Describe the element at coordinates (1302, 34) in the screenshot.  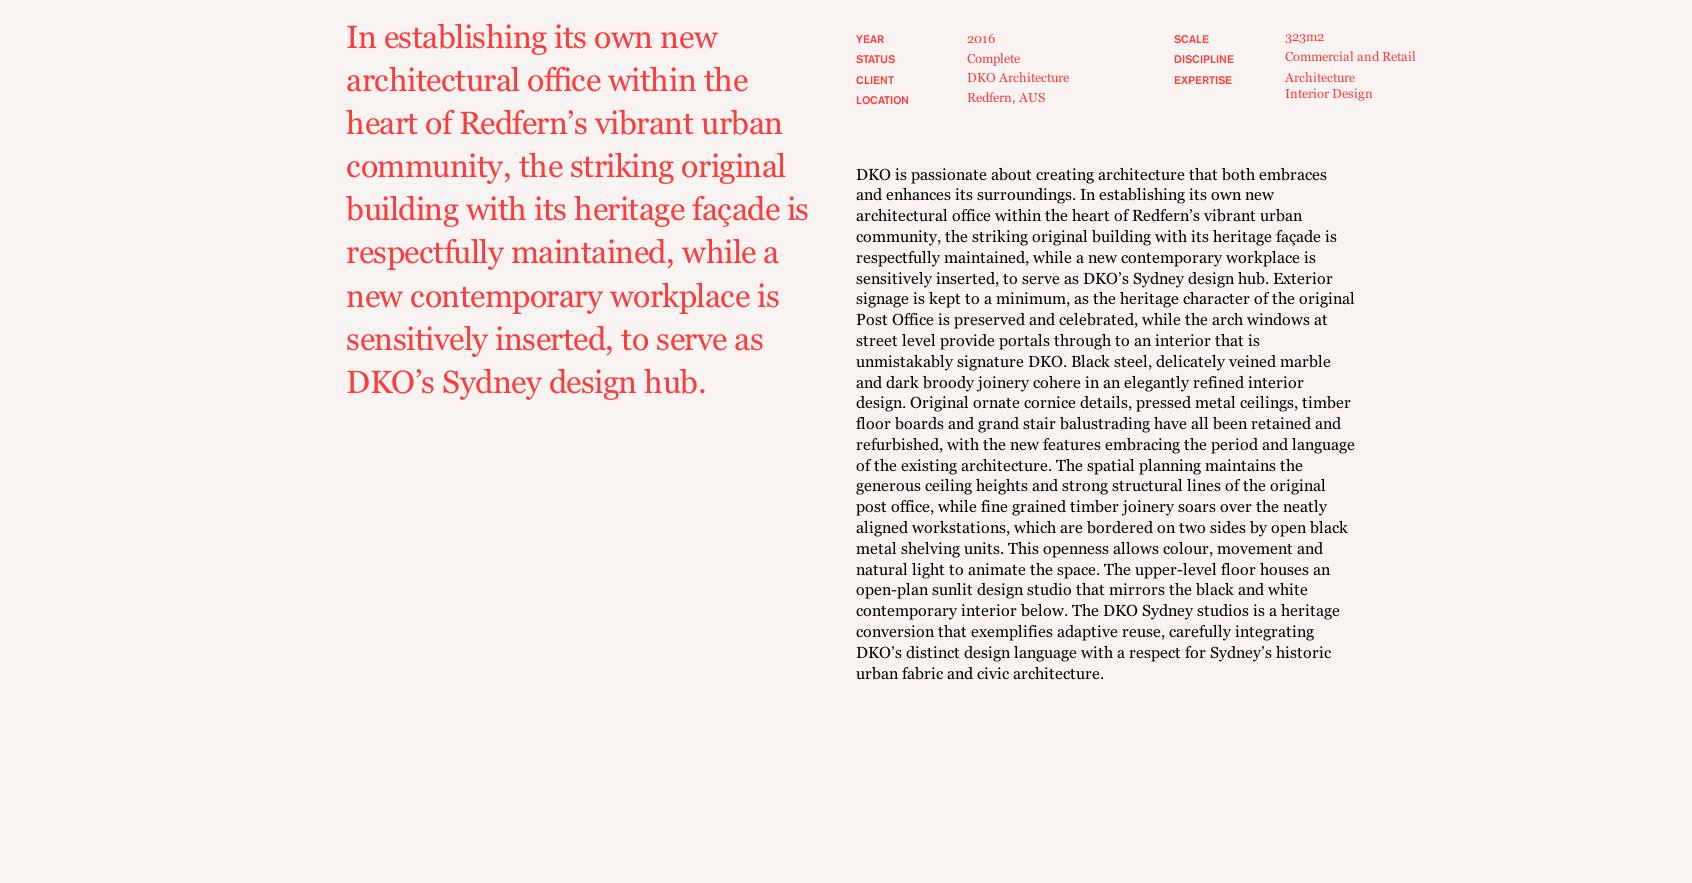
I see `'323m2'` at that location.